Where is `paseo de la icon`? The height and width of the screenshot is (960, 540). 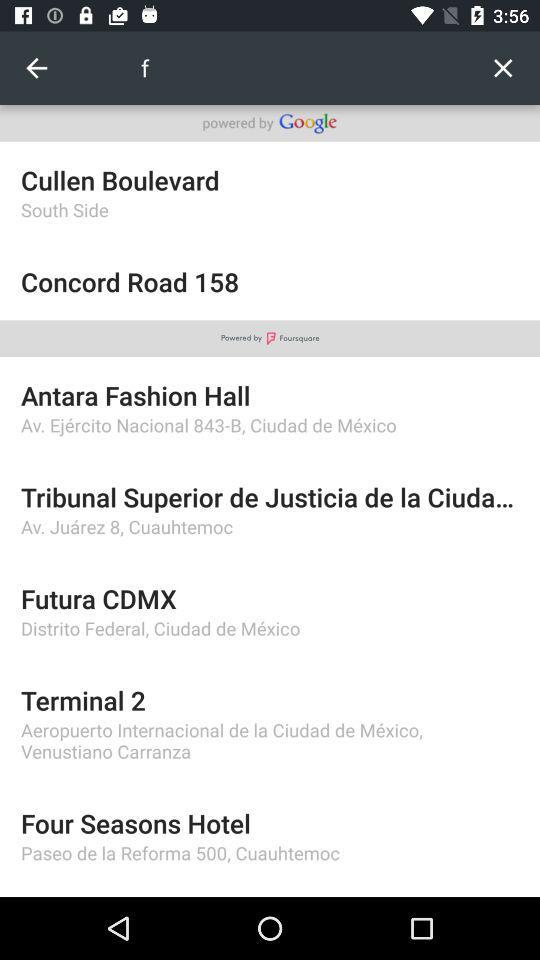 paseo de la icon is located at coordinates (270, 852).